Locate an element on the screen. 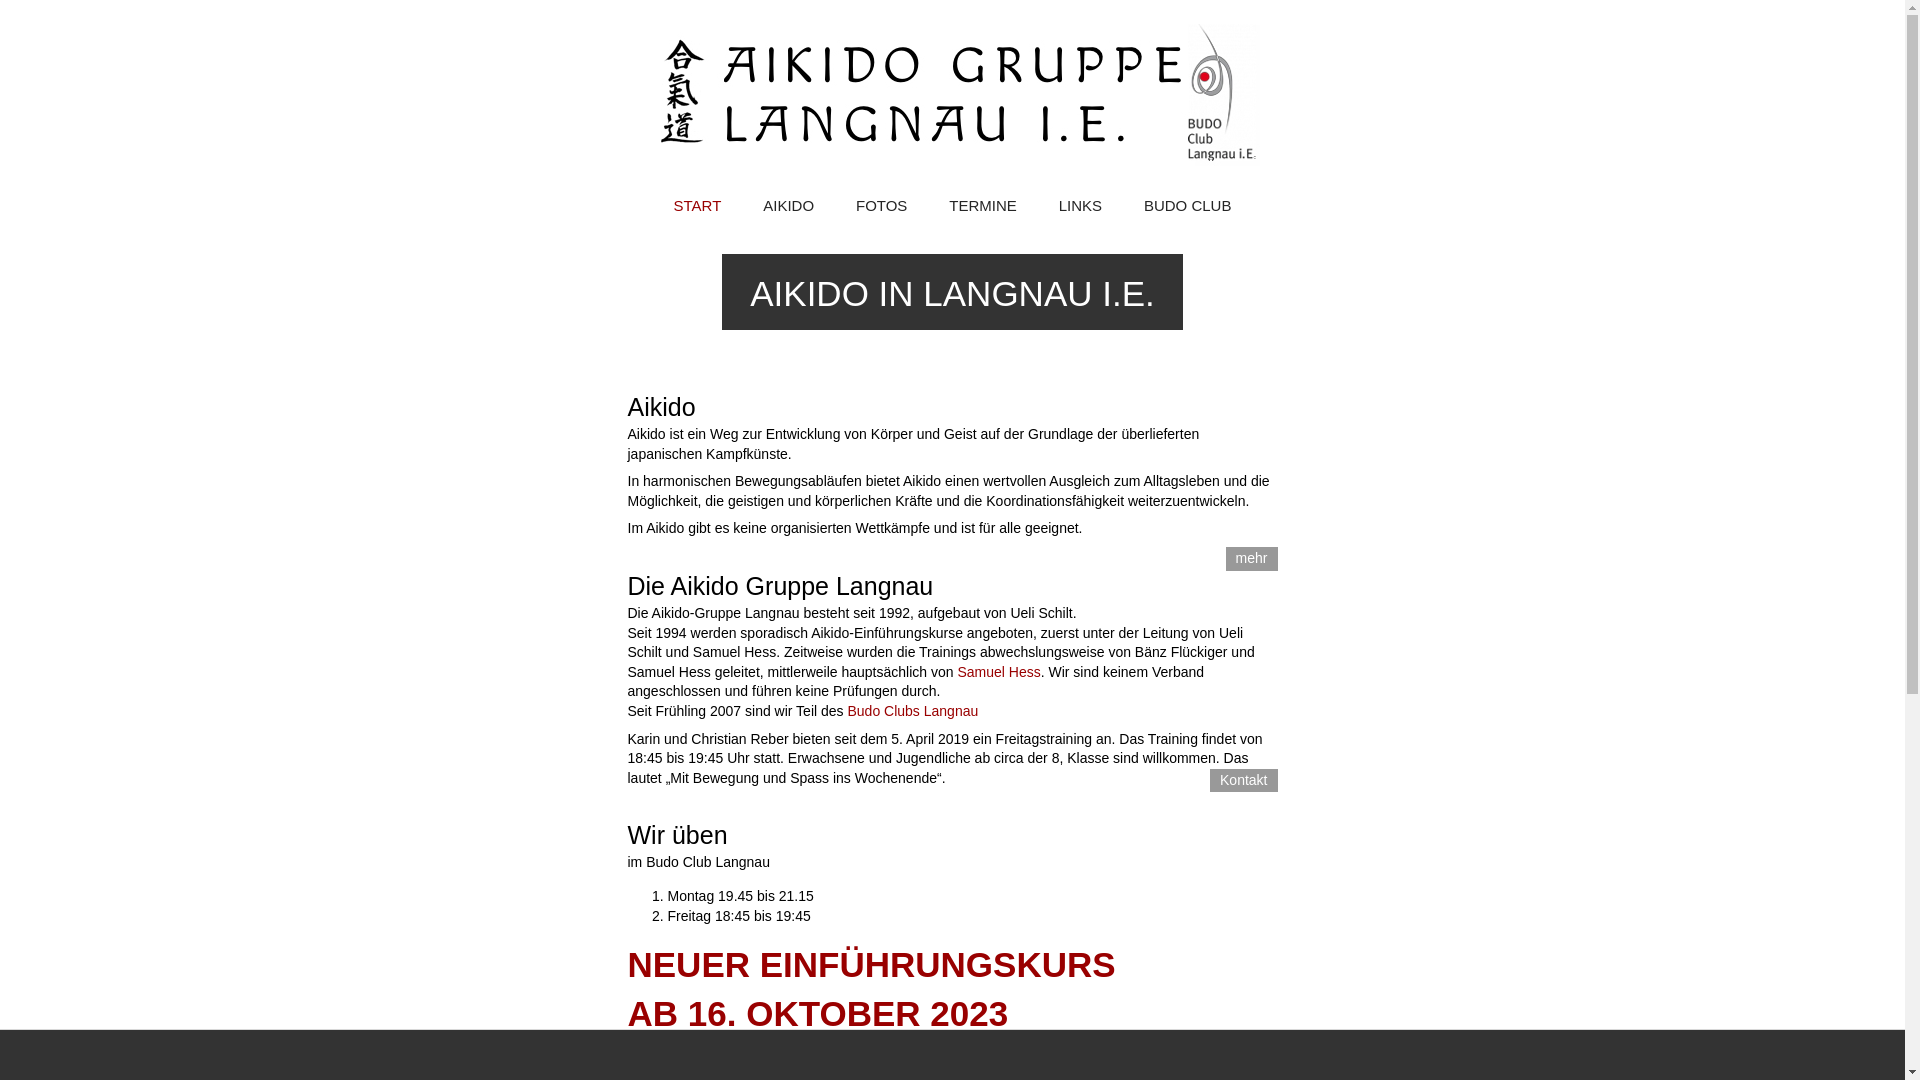 Image resolution: width=1920 pixels, height=1080 pixels. 'AIKIDO' is located at coordinates (787, 207).